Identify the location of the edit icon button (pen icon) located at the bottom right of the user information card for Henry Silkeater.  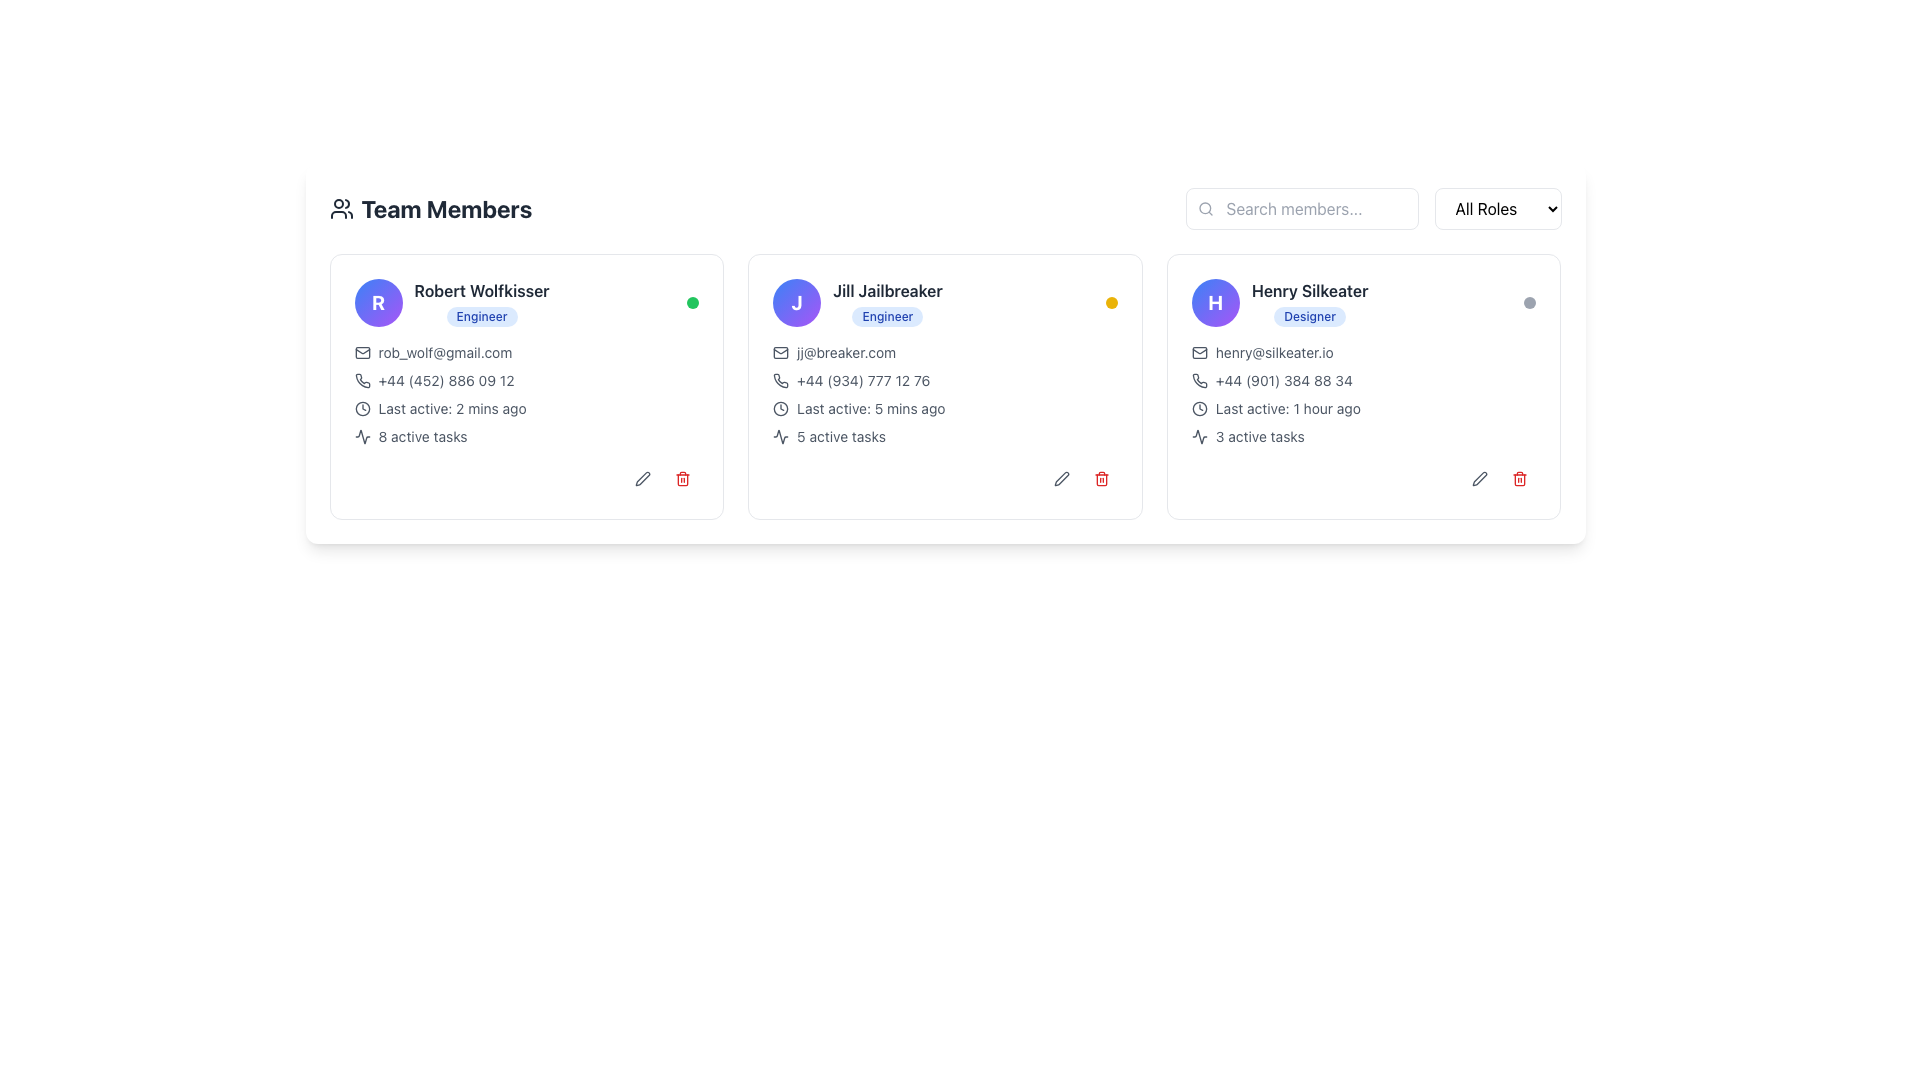
(1480, 478).